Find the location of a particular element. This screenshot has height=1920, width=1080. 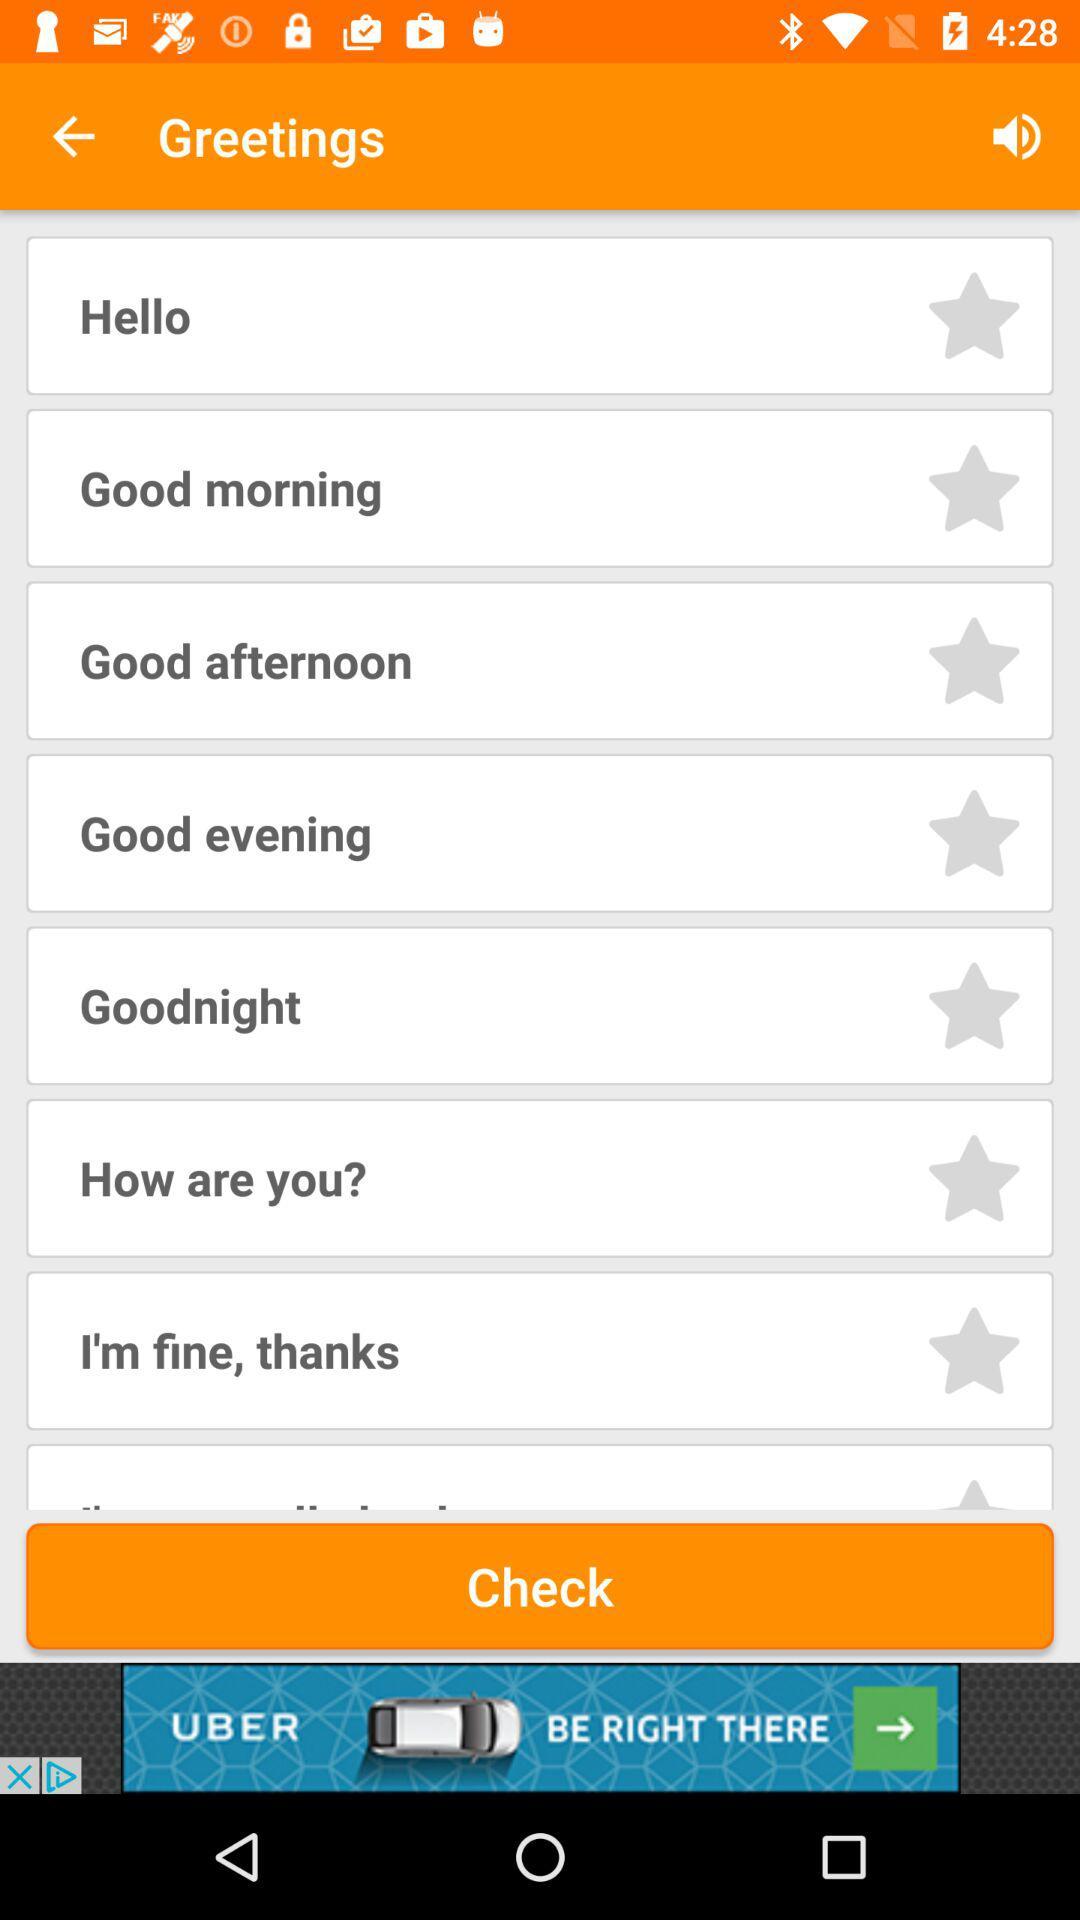

rate is located at coordinates (973, 1492).